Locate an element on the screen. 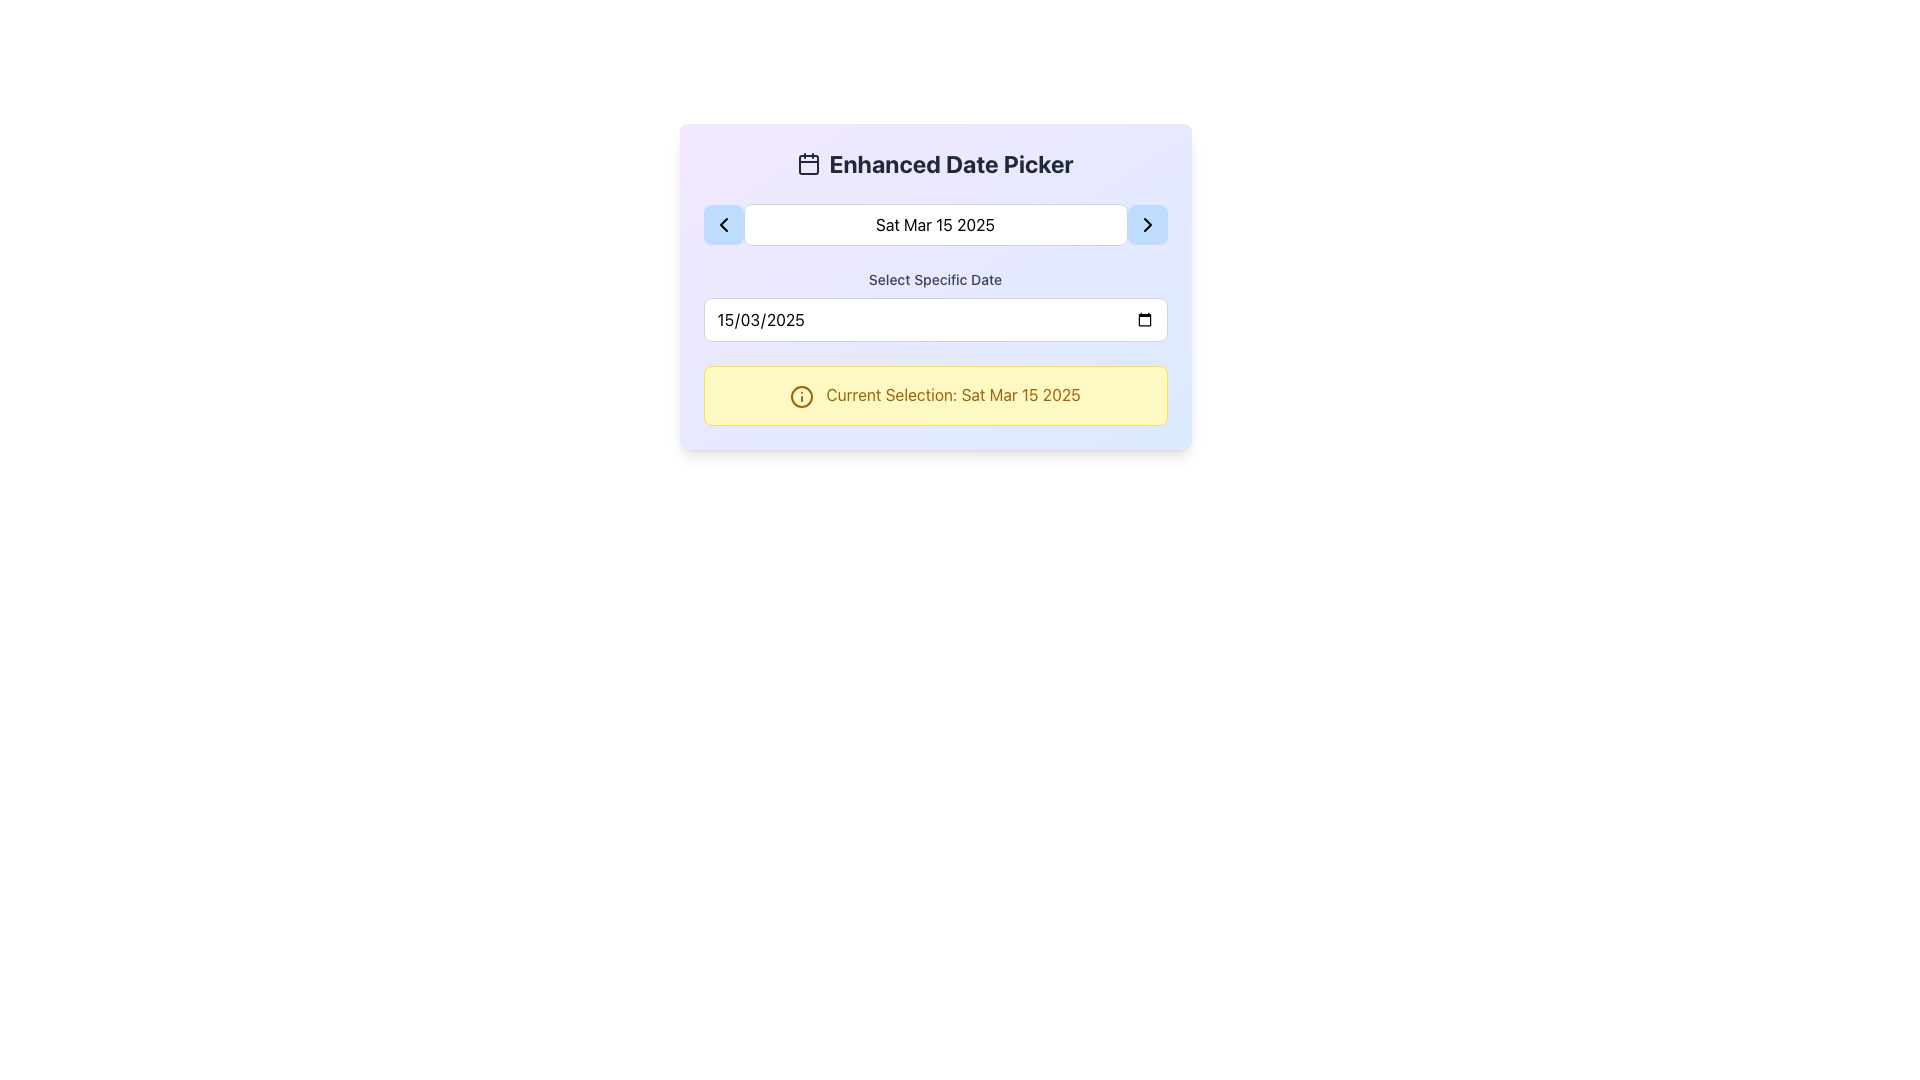  date displayed in the text box that shows 'Sat Mar 15 2025', which is styled with a white background and gray border, located at the center of the date picker interface is located at coordinates (934, 224).